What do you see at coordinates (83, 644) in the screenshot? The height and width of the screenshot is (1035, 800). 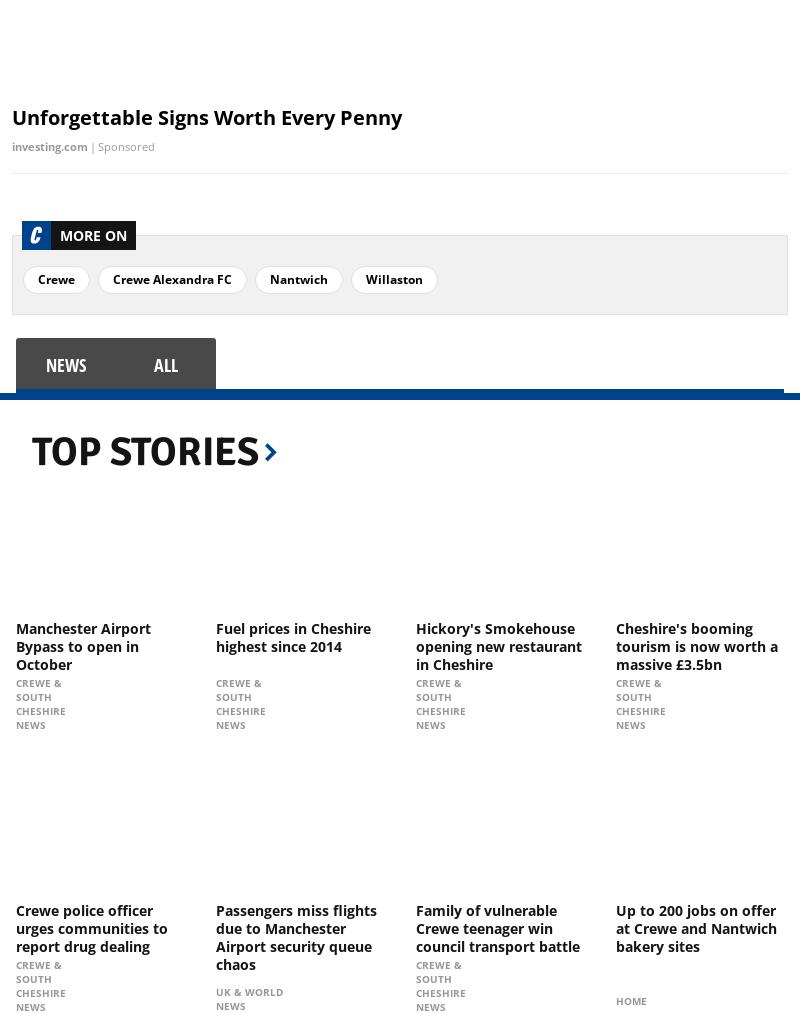 I see `'Manchester Airport Bypass to open in October'` at bounding box center [83, 644].